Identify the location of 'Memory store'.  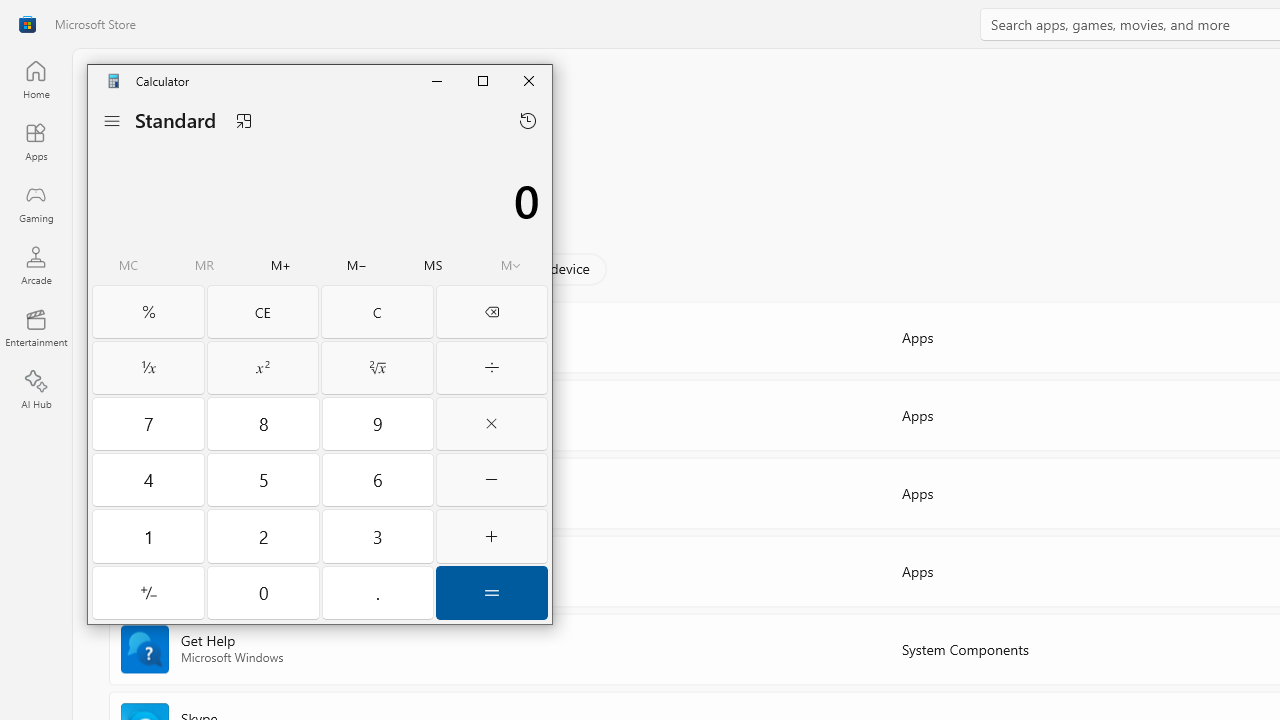
(432, 265).